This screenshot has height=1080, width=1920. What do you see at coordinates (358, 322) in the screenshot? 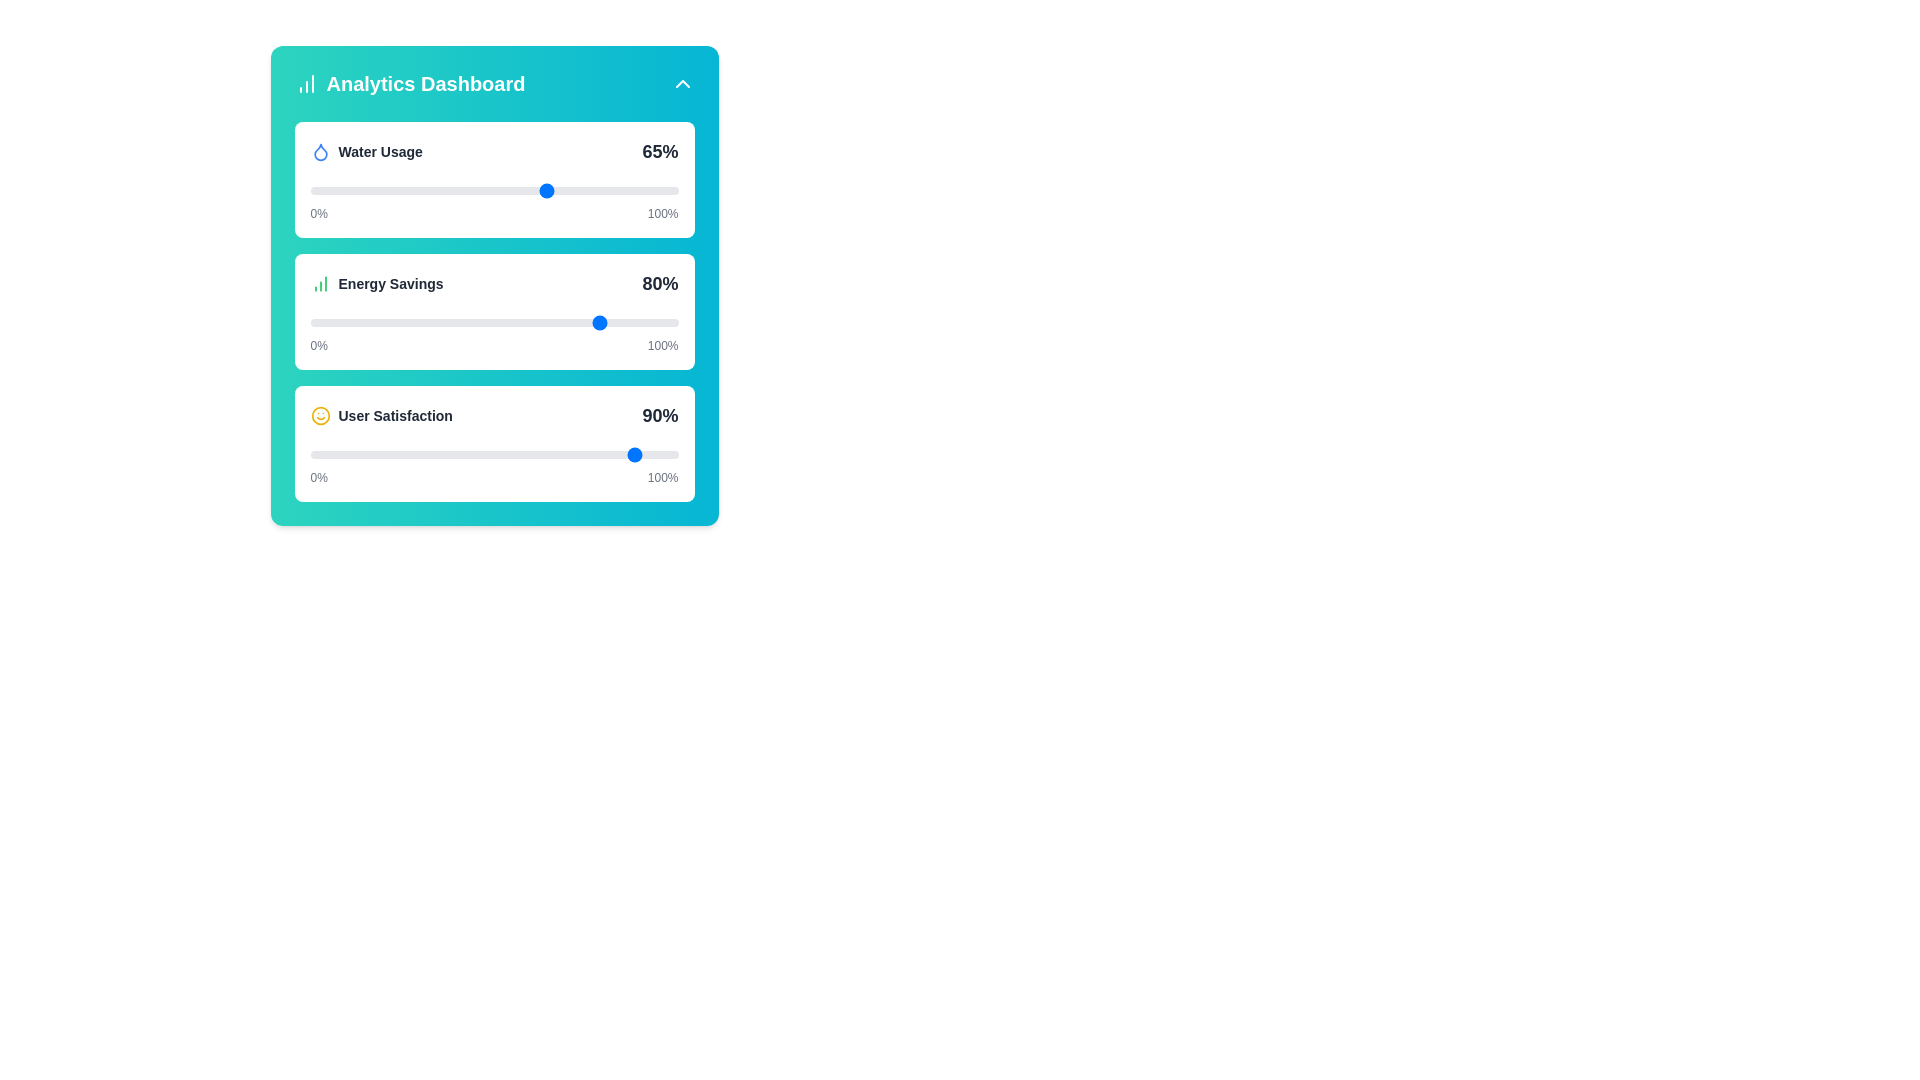
I see `energy savings` at bounding box center [358, 322].